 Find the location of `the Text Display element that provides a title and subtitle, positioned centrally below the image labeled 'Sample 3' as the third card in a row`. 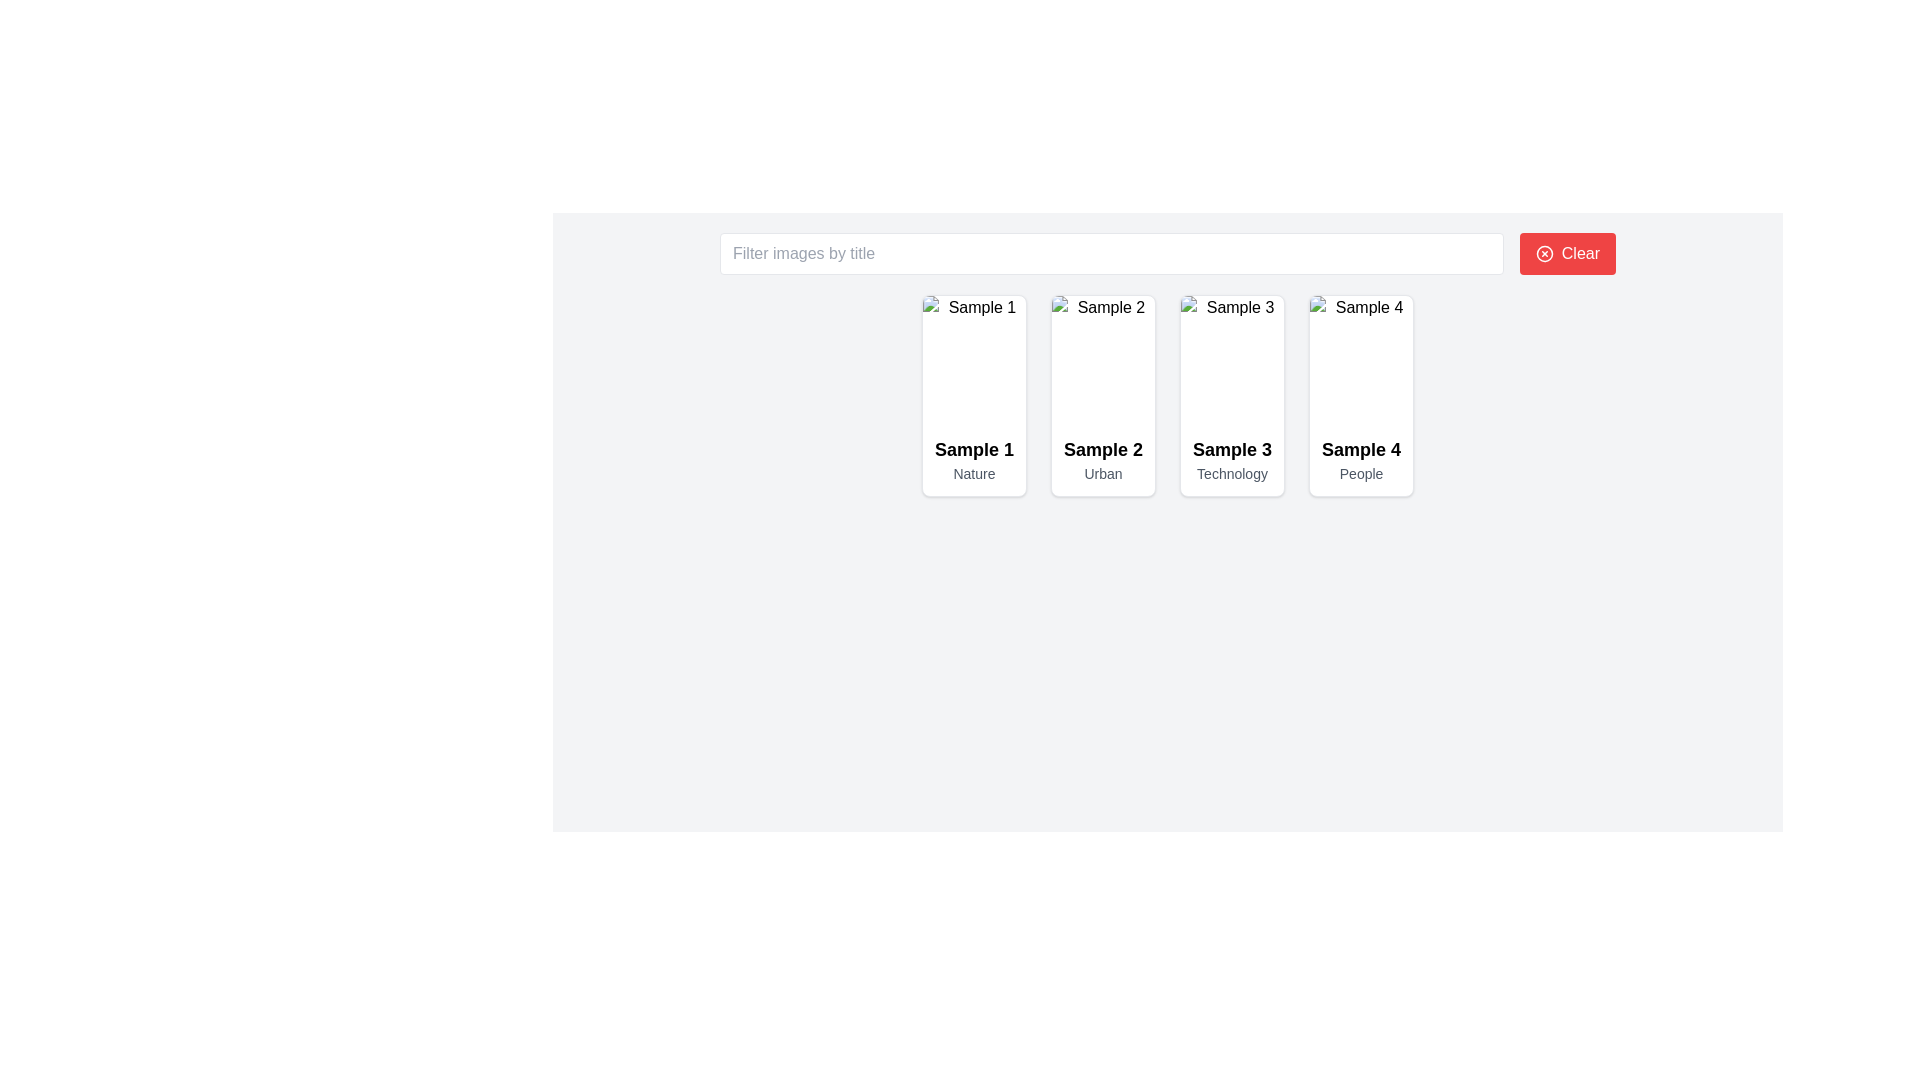

the Text Display element that provides a title and subtitle, positioned centrally below the image labeled 'Sample 3' as the third card in a row is located at coordinates (1231, 459).